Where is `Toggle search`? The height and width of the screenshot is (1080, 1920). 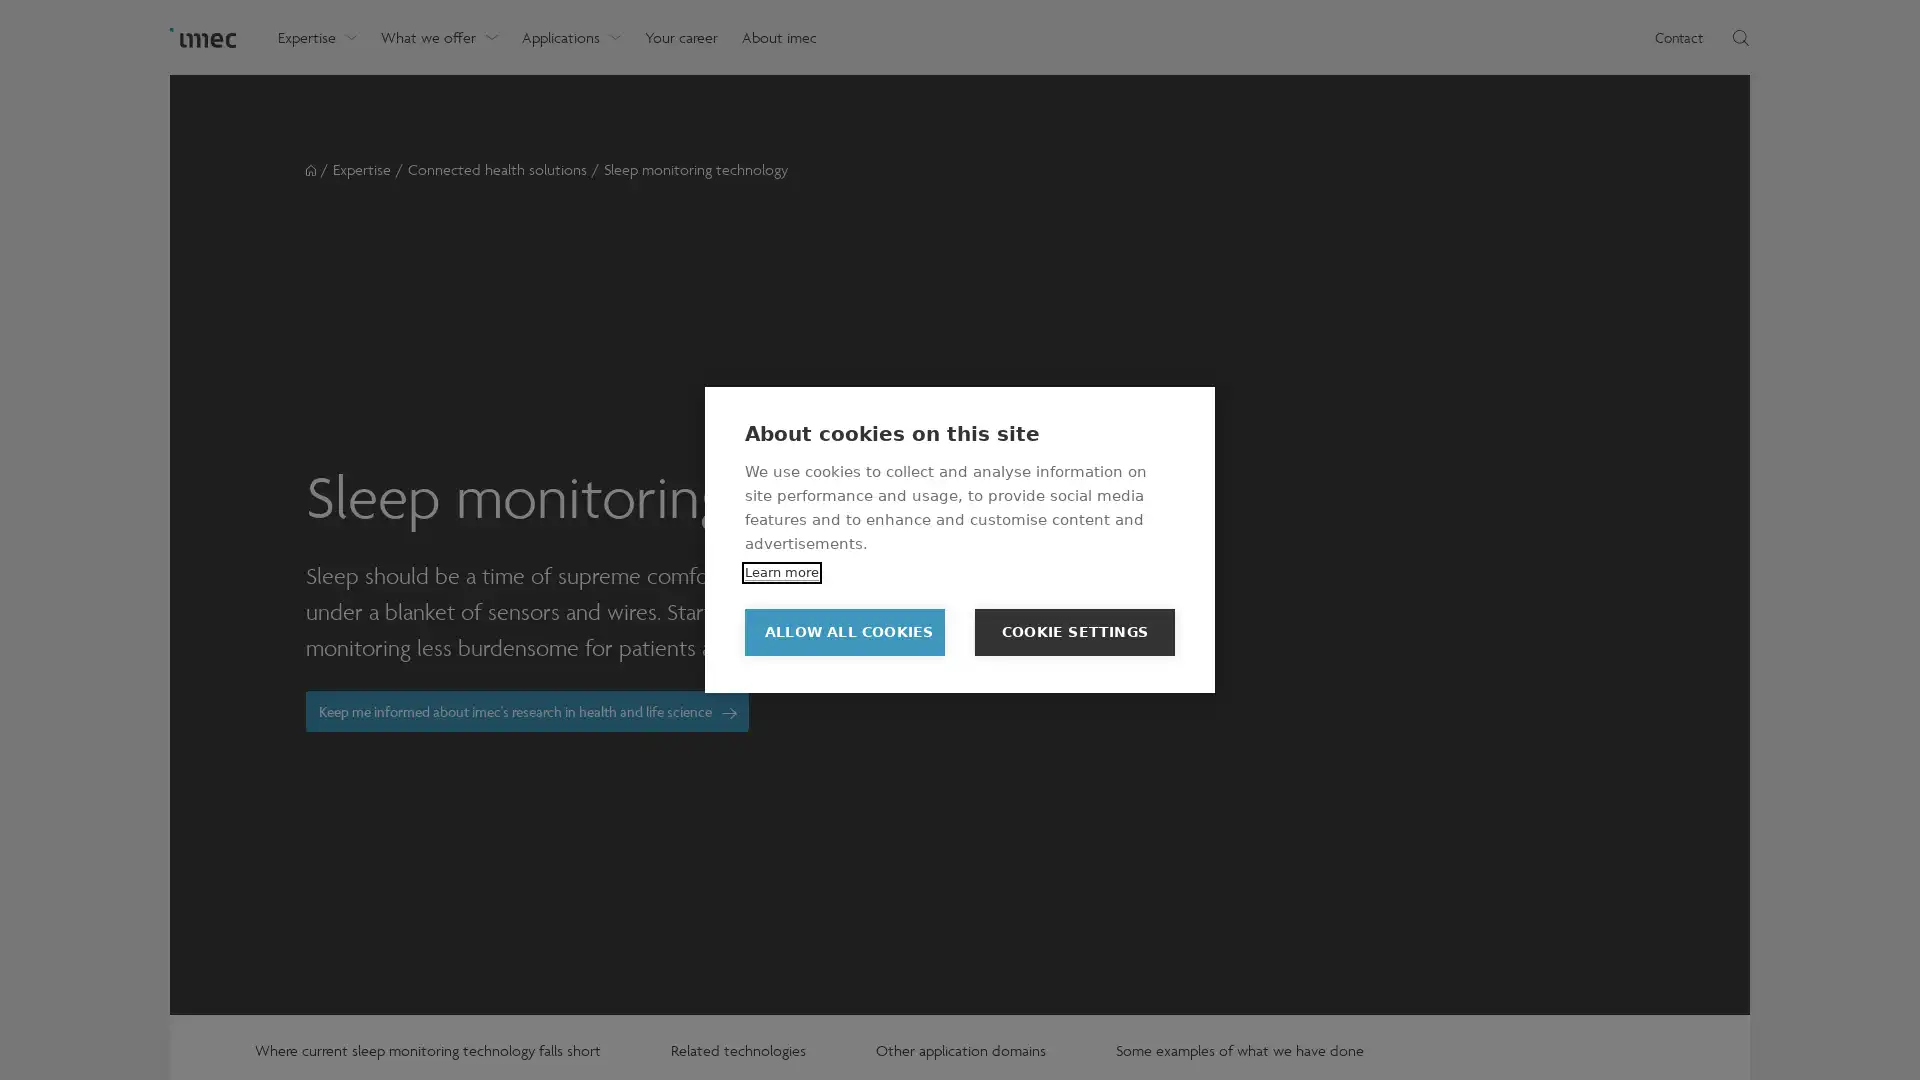
Toggle search is located at coordinates (1739, 37).